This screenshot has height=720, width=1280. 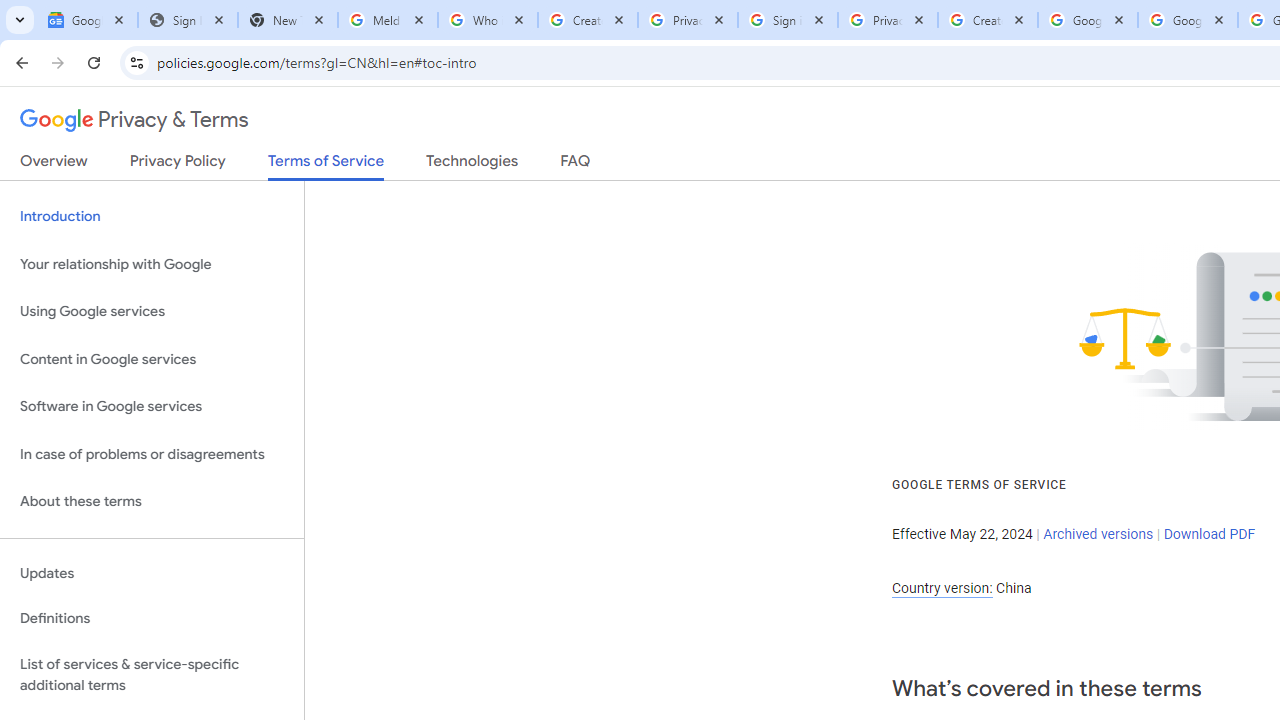 I want to click on 'Country version:', so click(x=941, y=587).